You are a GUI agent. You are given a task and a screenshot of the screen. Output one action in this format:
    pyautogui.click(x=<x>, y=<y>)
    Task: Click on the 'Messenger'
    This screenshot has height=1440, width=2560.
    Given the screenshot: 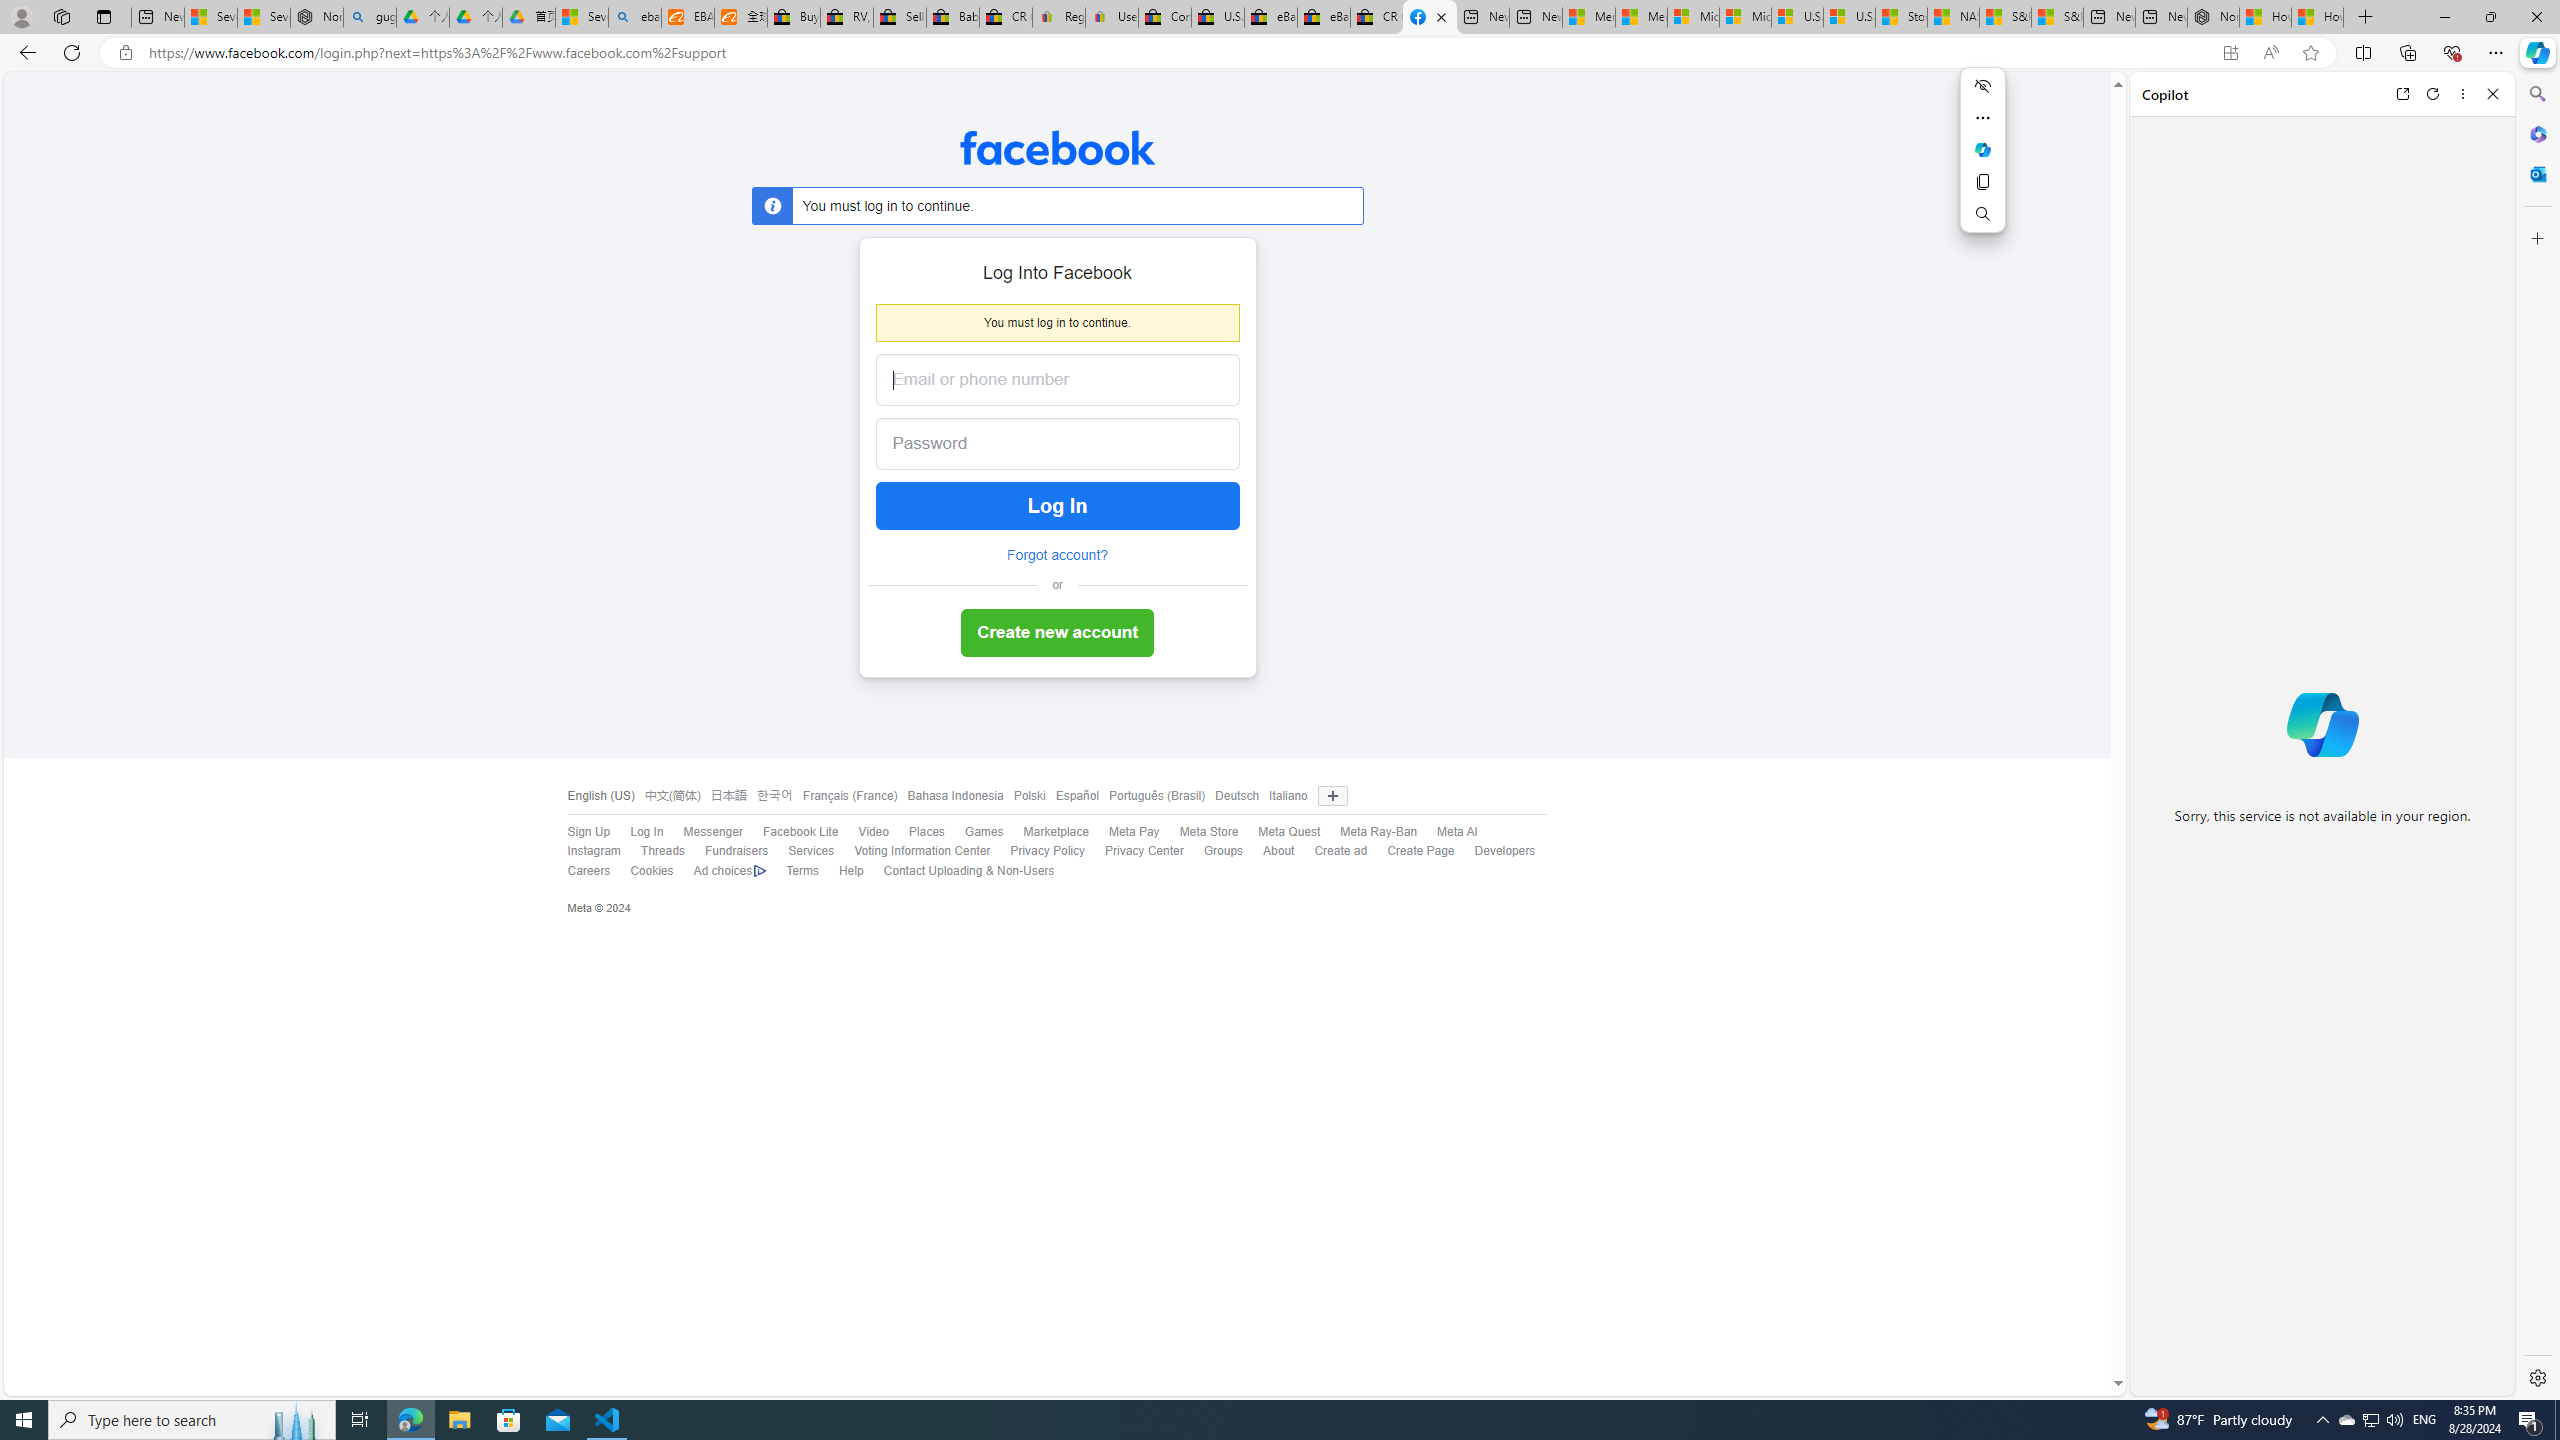 What is the action you would take?
    pyautogui.click(x=712, y=831)
    